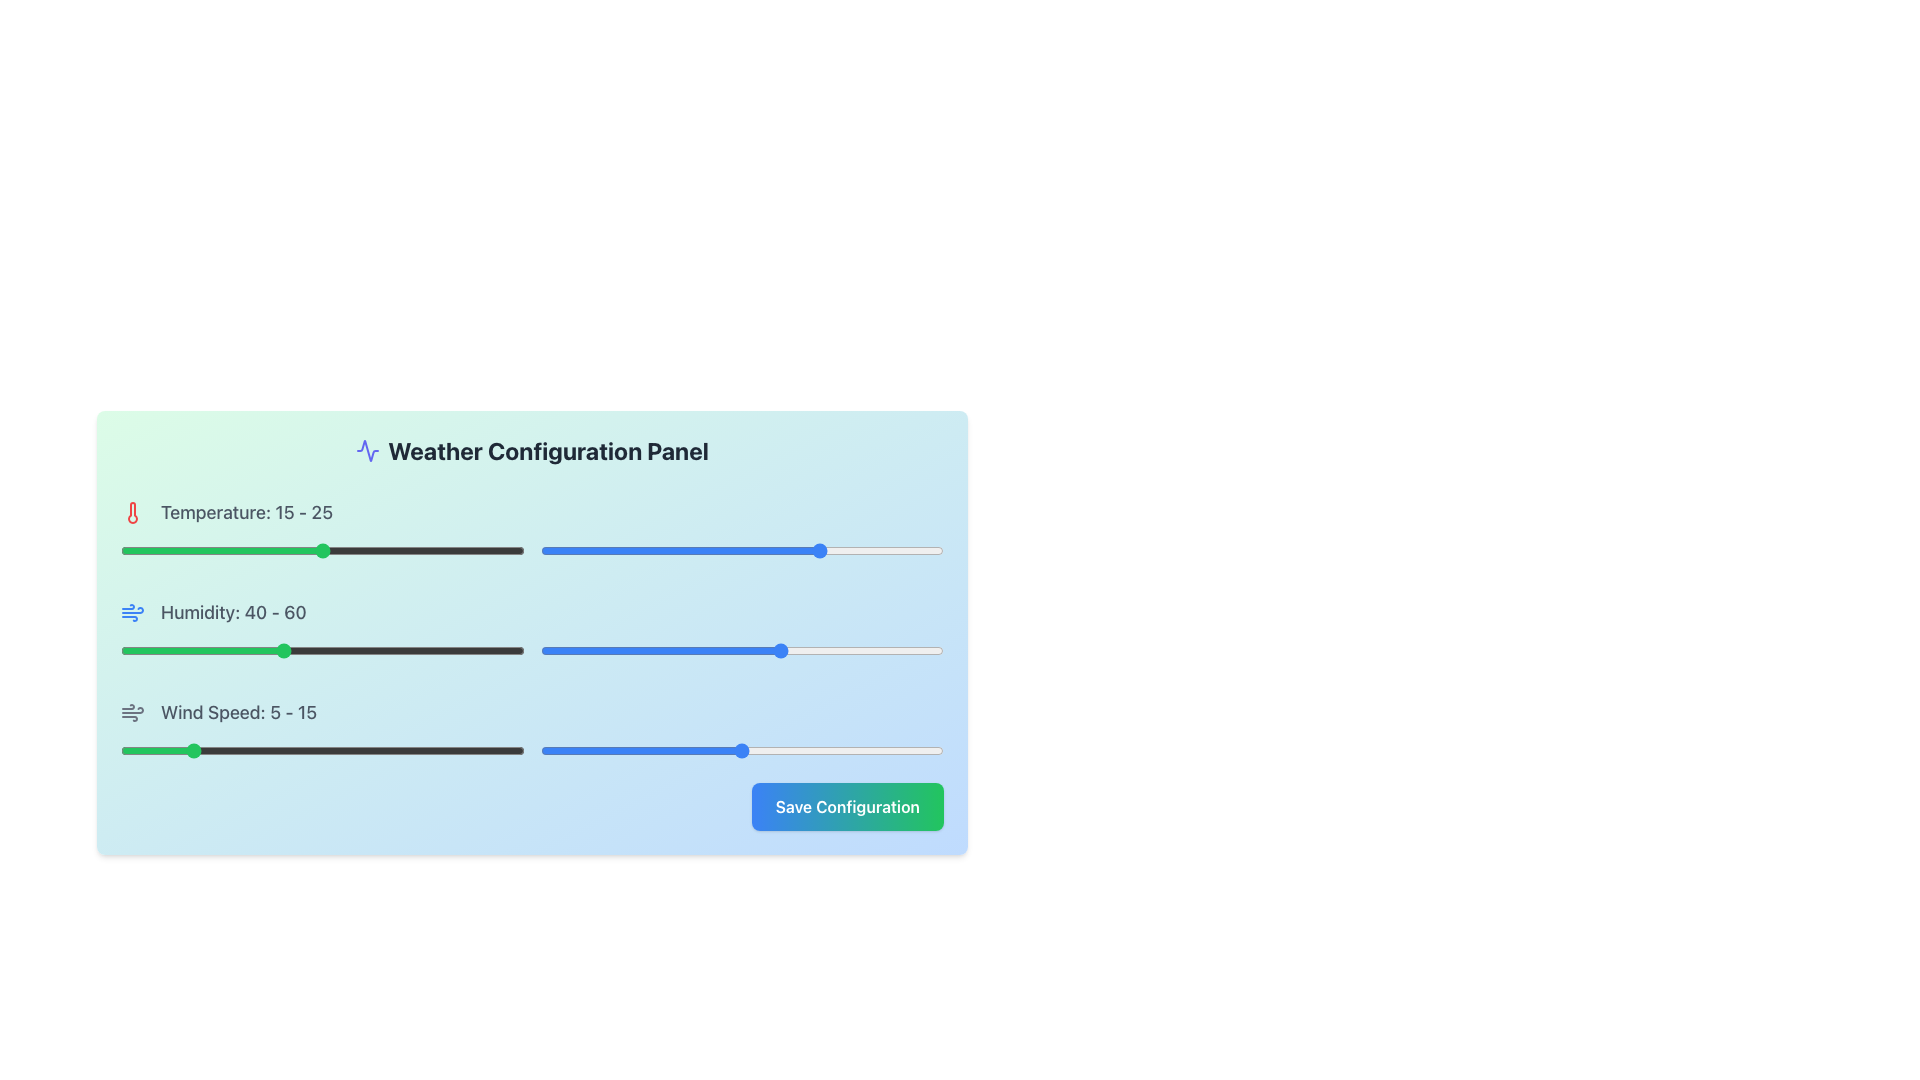 Image resolution: width=1920 pixels, height=1080 pixels. Describe the element at coordinates (132, 612) in the screenshot. I see `the wind or airflow icon located to the left of the 'Wind Speed: 5 - 15' label` at that location.